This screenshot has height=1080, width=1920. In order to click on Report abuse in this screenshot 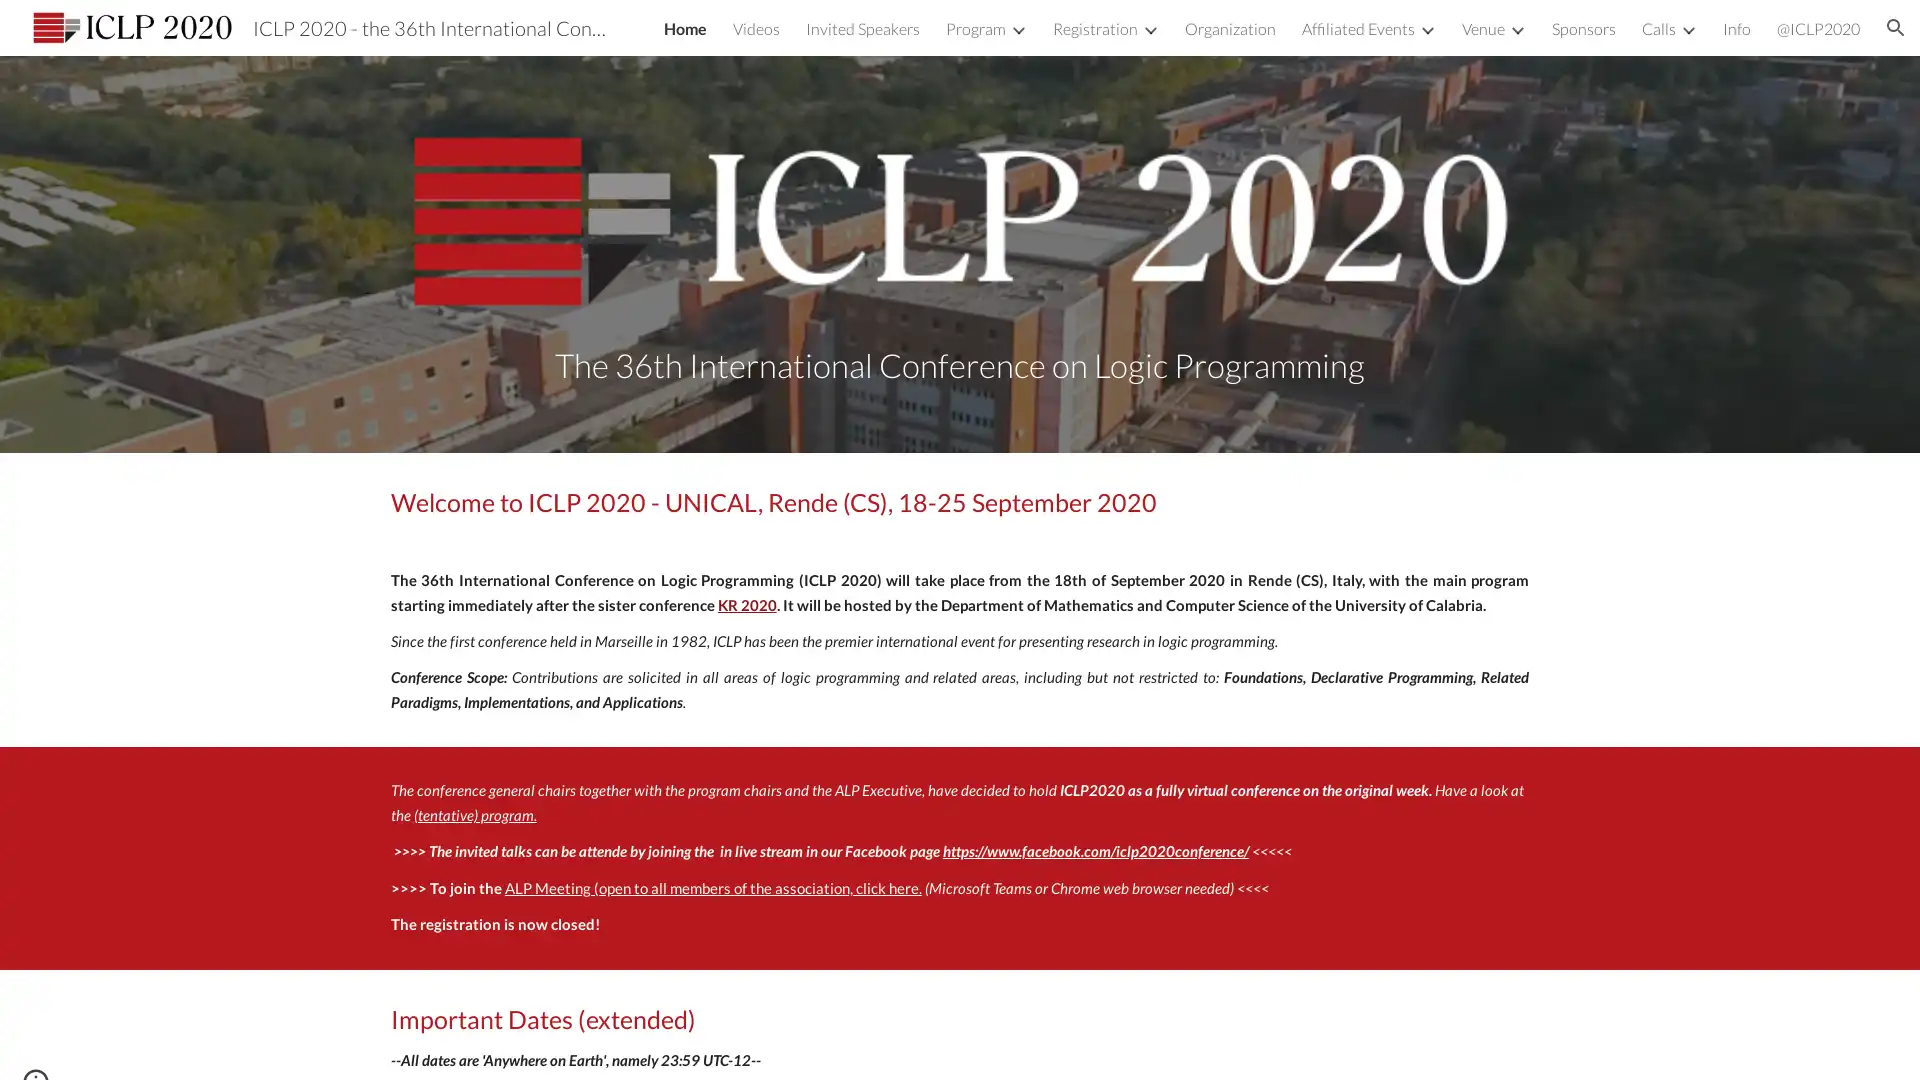, I will do `click(156, 1044)`.